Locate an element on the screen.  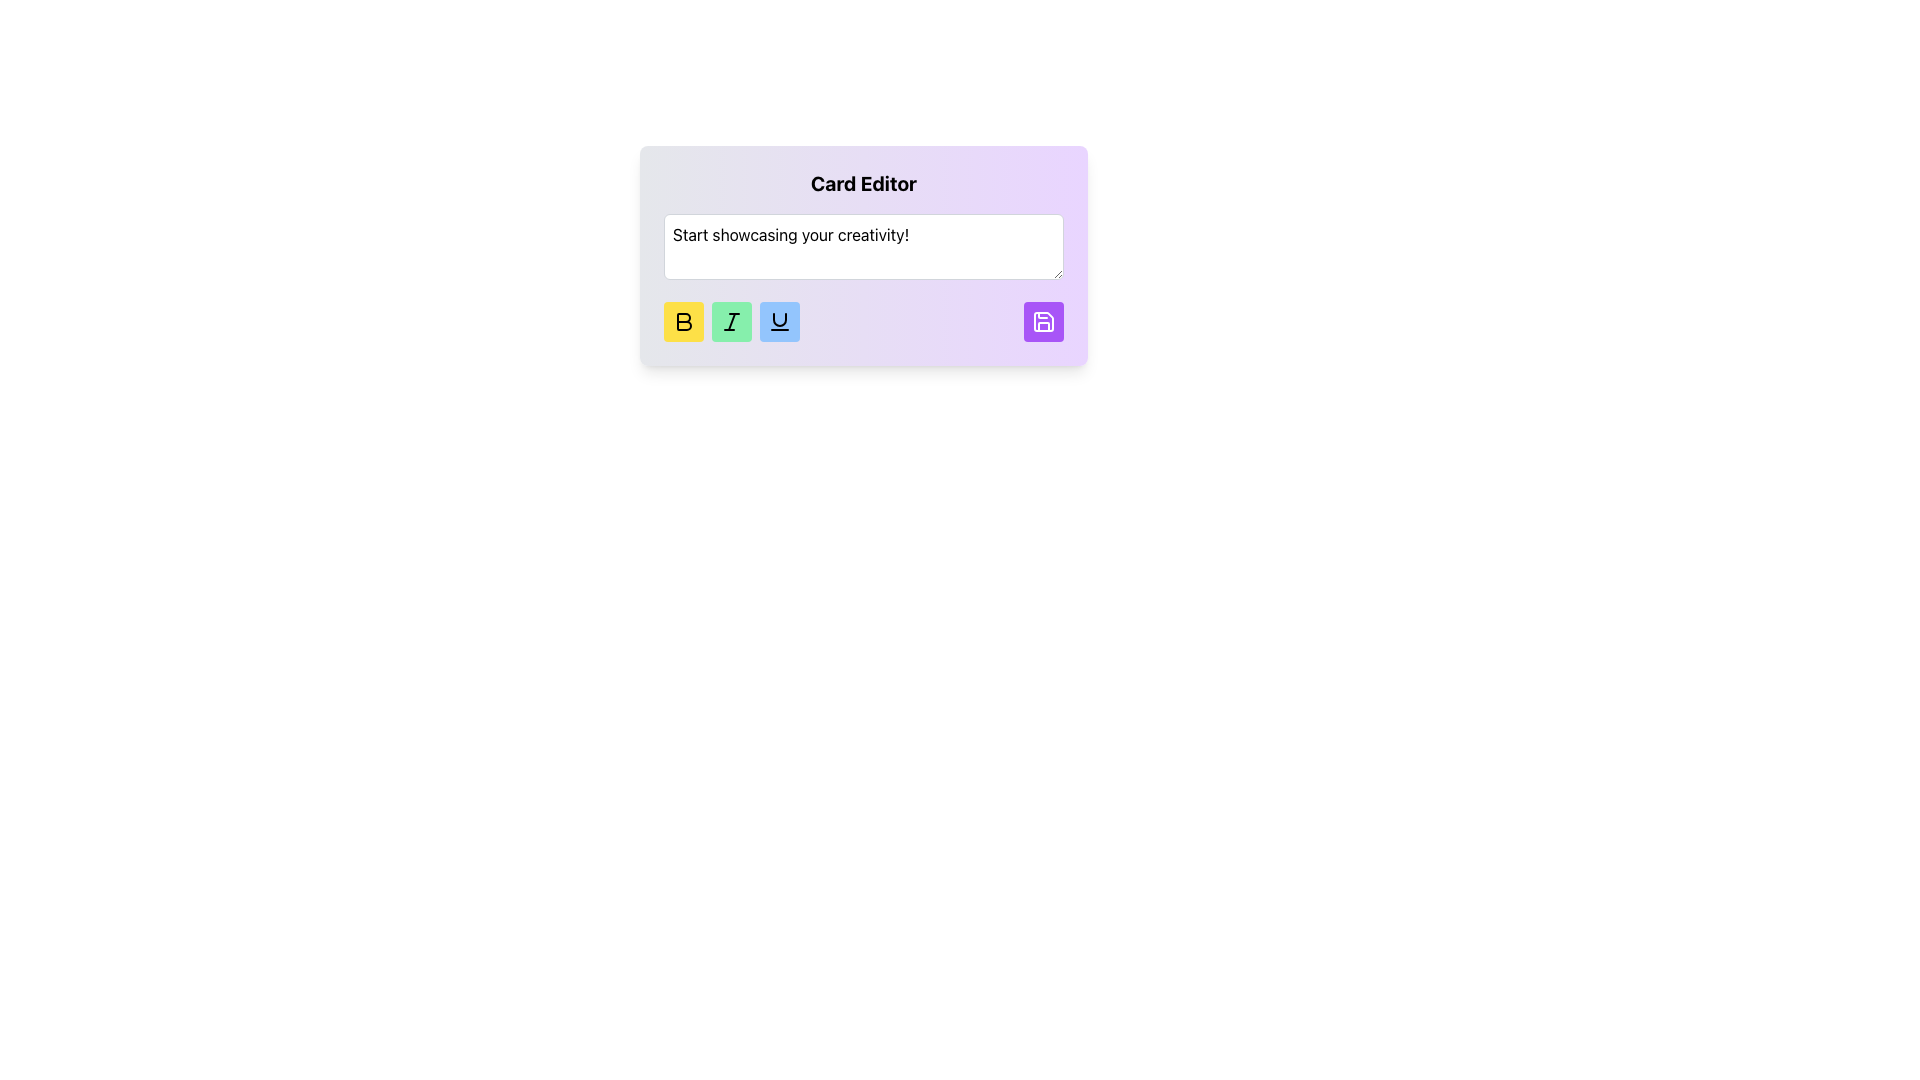
the underline formatting button, which is a small blue icon depicting an underlined letter 'U', located in the toolbar beneath the text input field is located at coordinates (778, 320).